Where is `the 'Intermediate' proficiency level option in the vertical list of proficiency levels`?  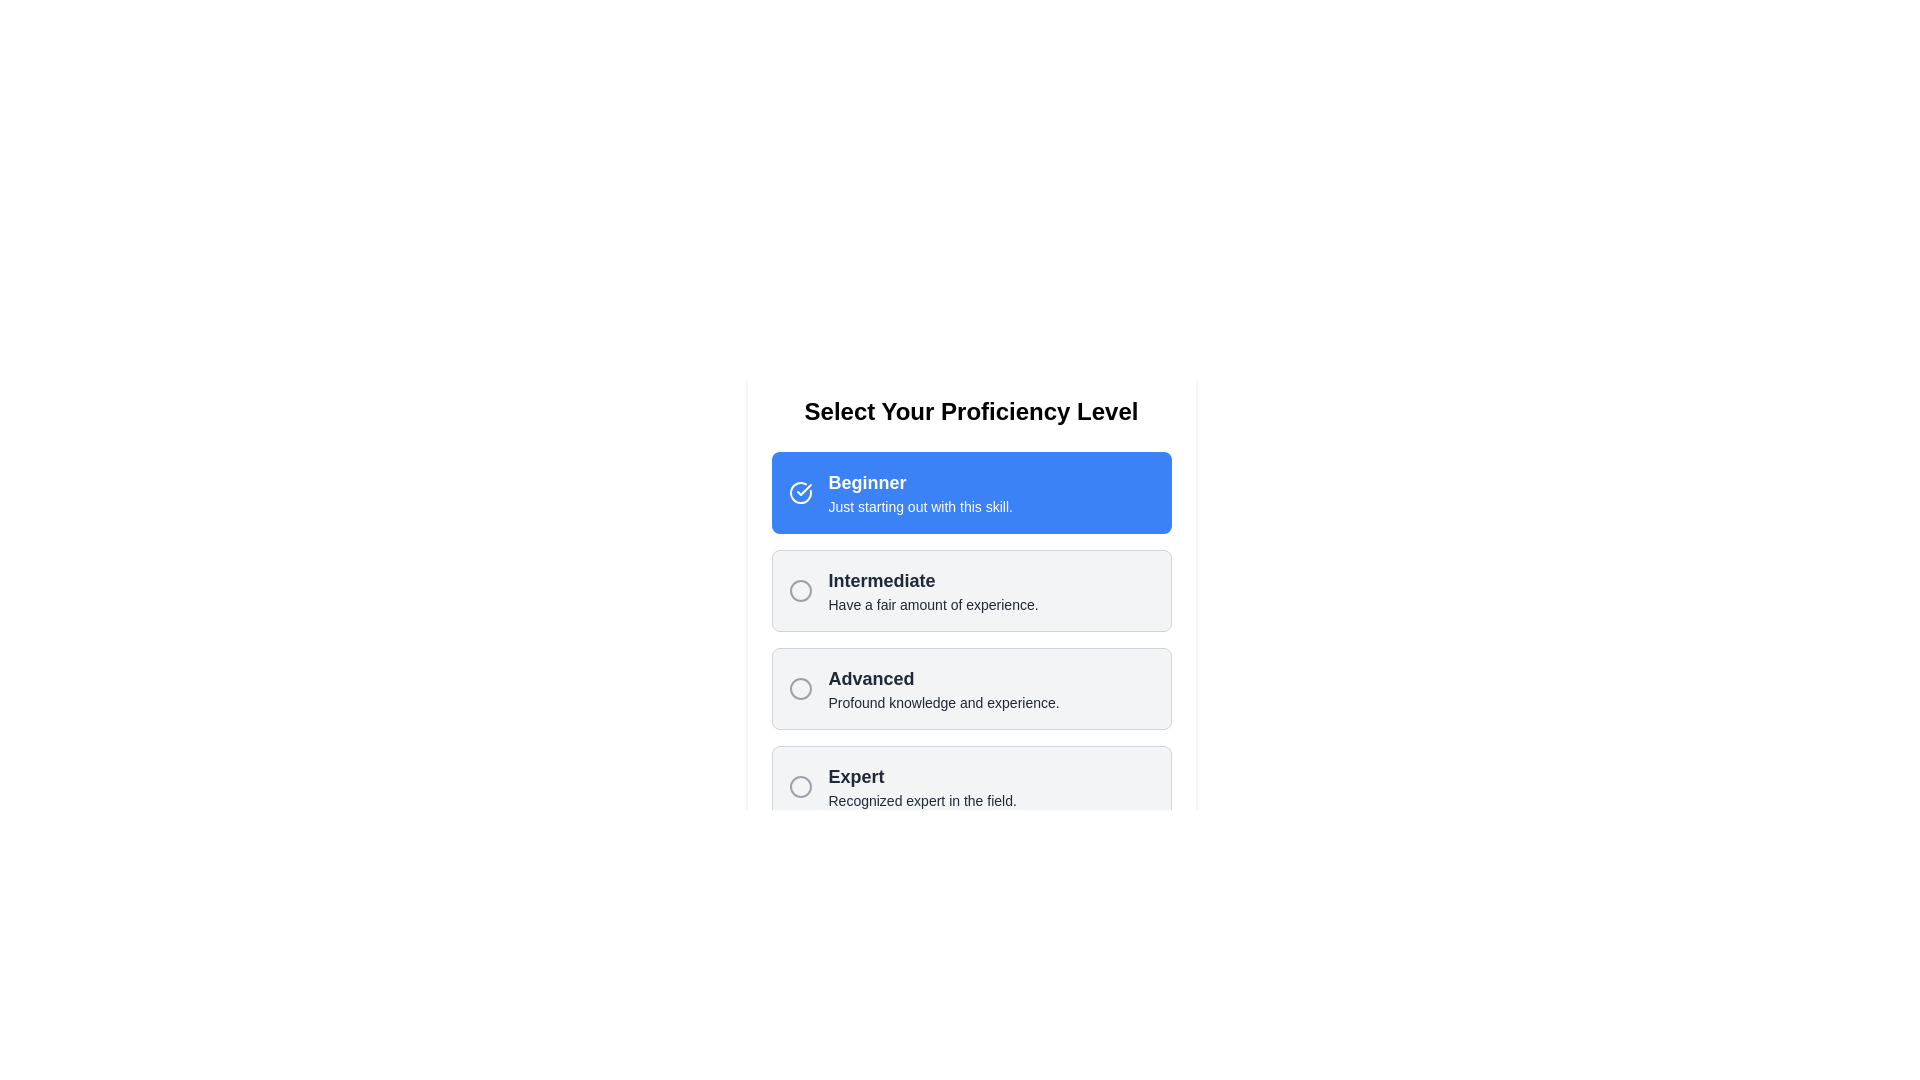 the 'Intermediate' proficiency level option in the vertical list of proficiency levels is located at coordinates (932, 589).